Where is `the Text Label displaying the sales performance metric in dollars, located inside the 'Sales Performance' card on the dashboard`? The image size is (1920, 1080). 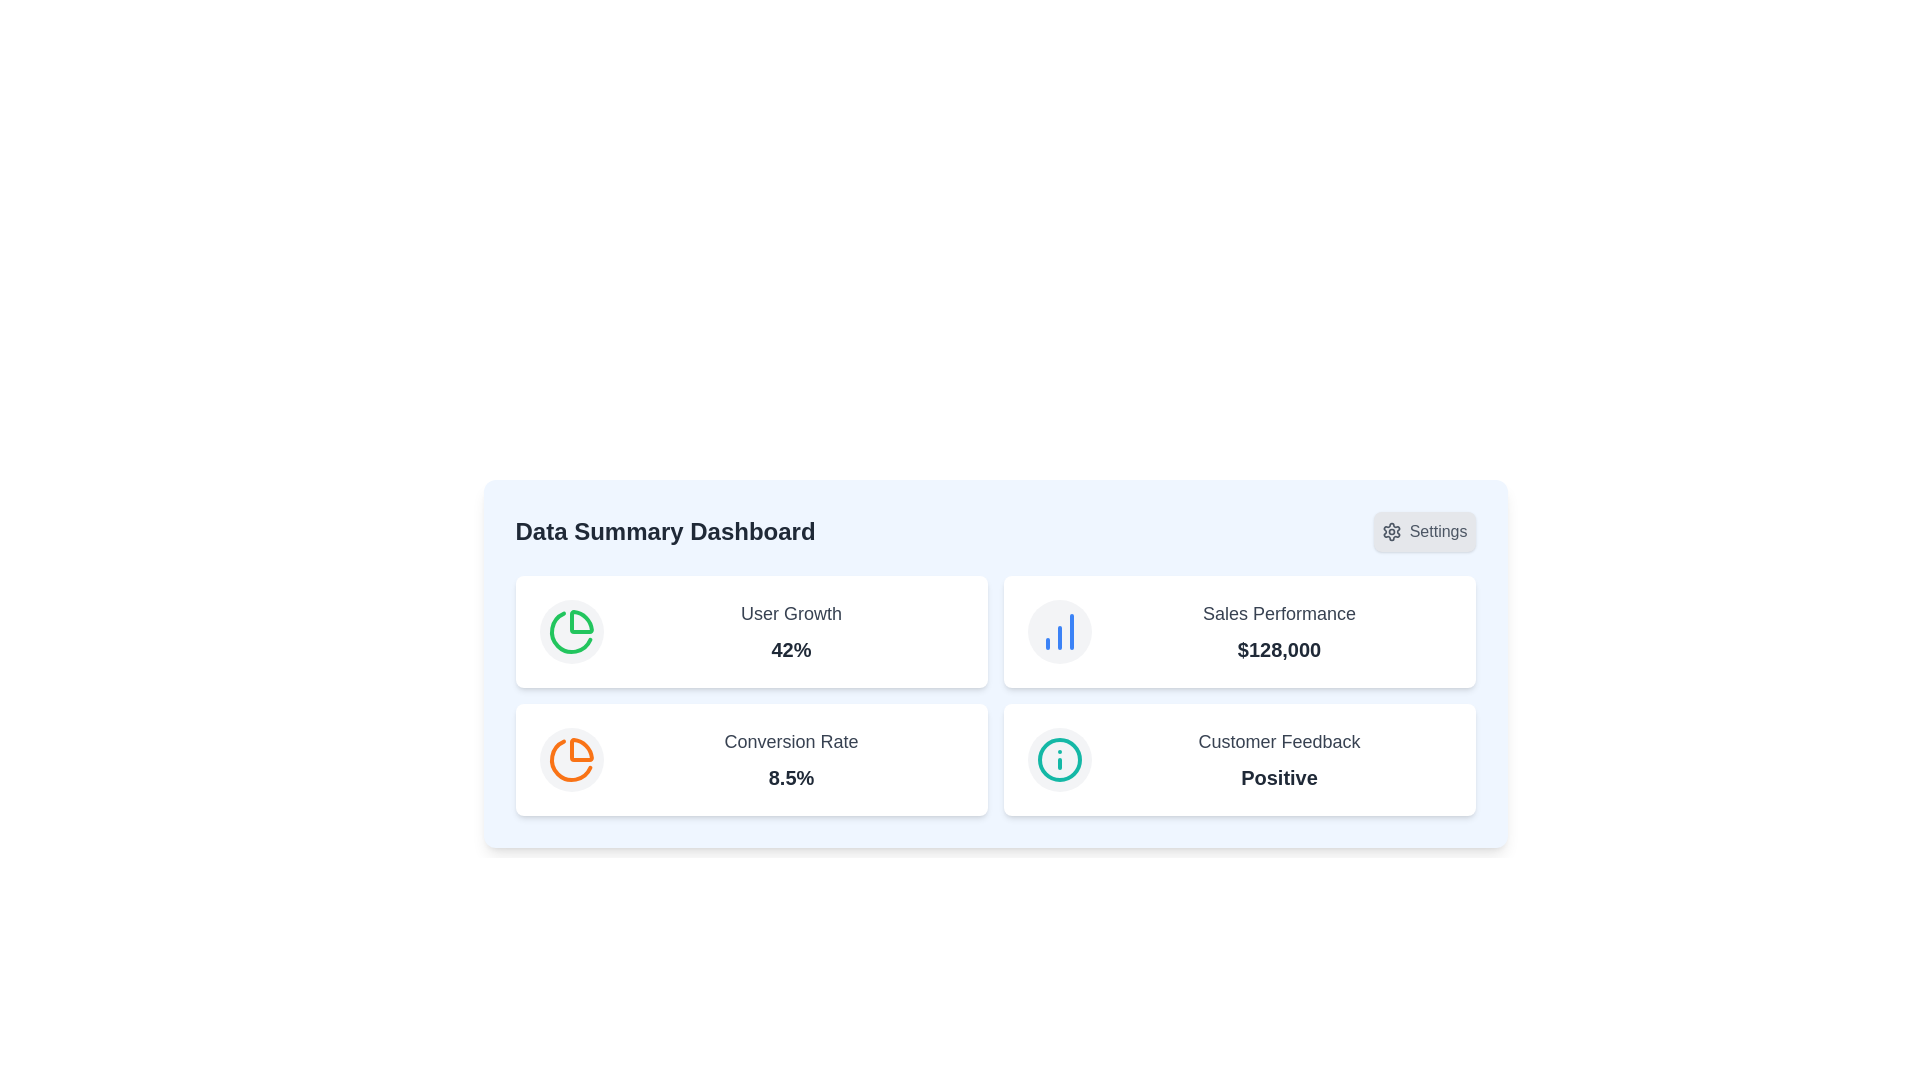
the Text Label displaying the sales performance metric in dollars, located inside the 'Sales Performance' card on the dashboard is located at coordinates (1278, 650).